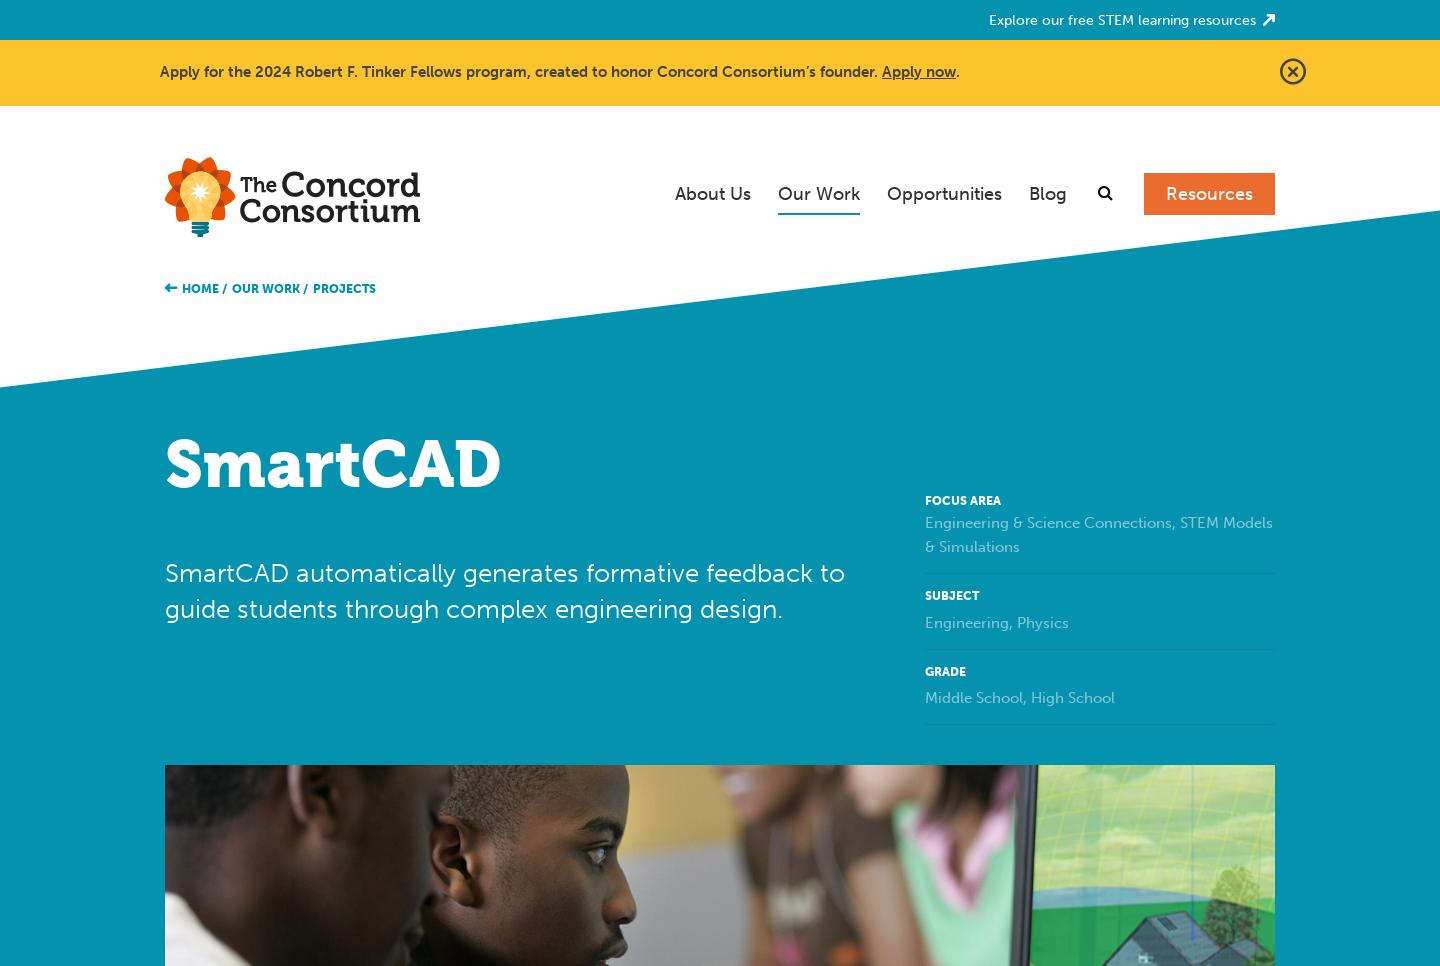 This screenshot has height=966, width=1440. Describe the element at coordinates (925, 499) in the screenshot. I see `'Focus Area'` at that location.